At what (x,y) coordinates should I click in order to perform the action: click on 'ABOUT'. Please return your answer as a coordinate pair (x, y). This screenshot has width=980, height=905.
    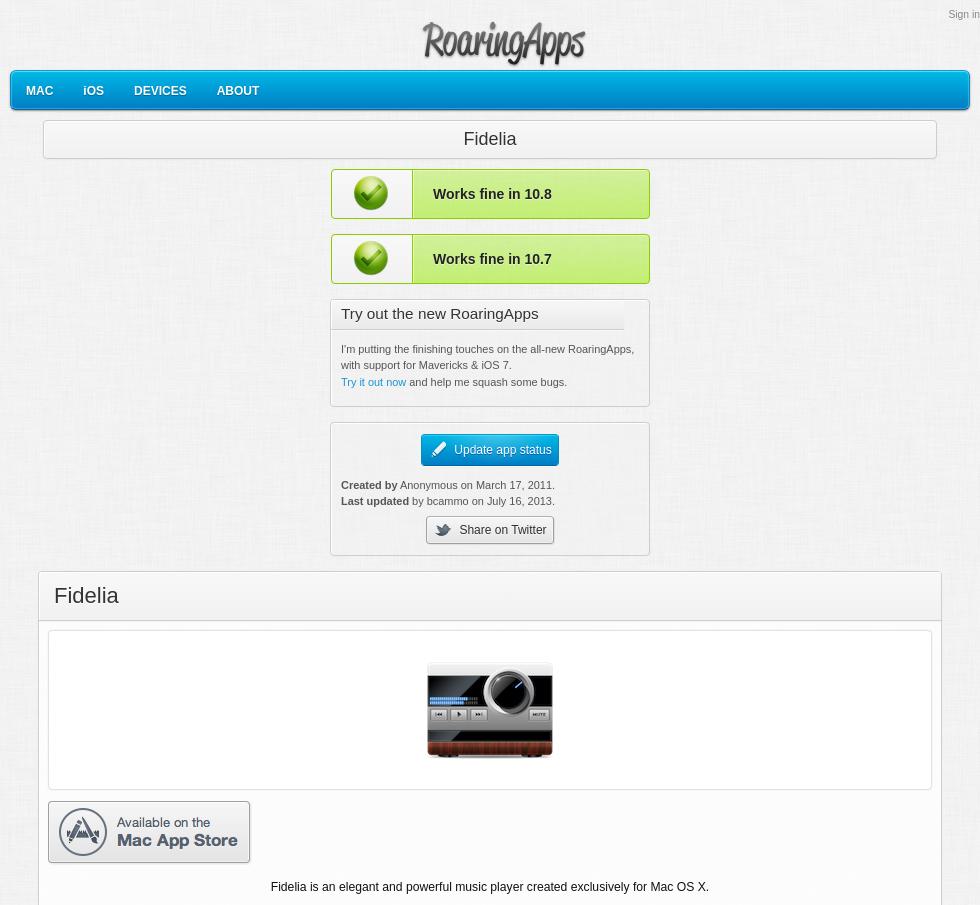
    Looking at the image, I should click on (237, 91).